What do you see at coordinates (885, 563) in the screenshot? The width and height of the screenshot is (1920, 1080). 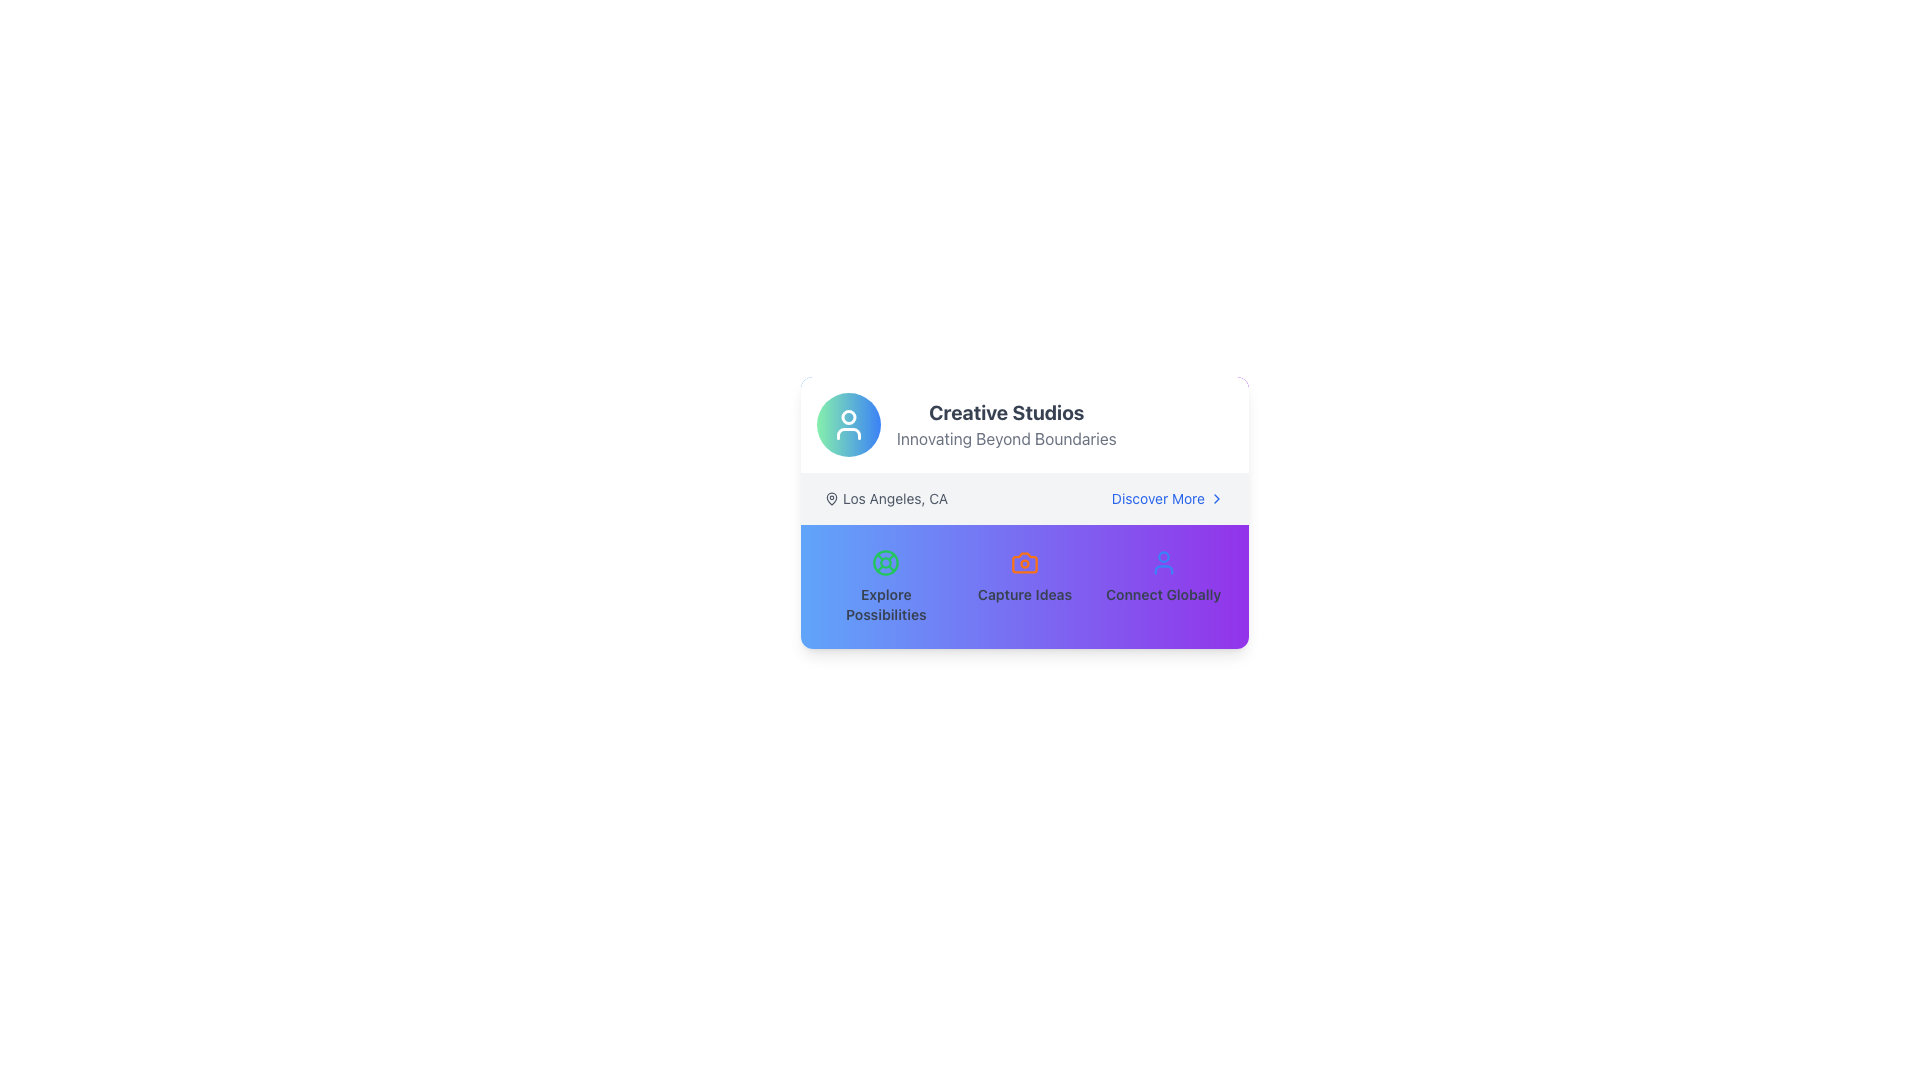 I see `the central circular graphical element of the emblematic icon` at bounding box center [885, 563].